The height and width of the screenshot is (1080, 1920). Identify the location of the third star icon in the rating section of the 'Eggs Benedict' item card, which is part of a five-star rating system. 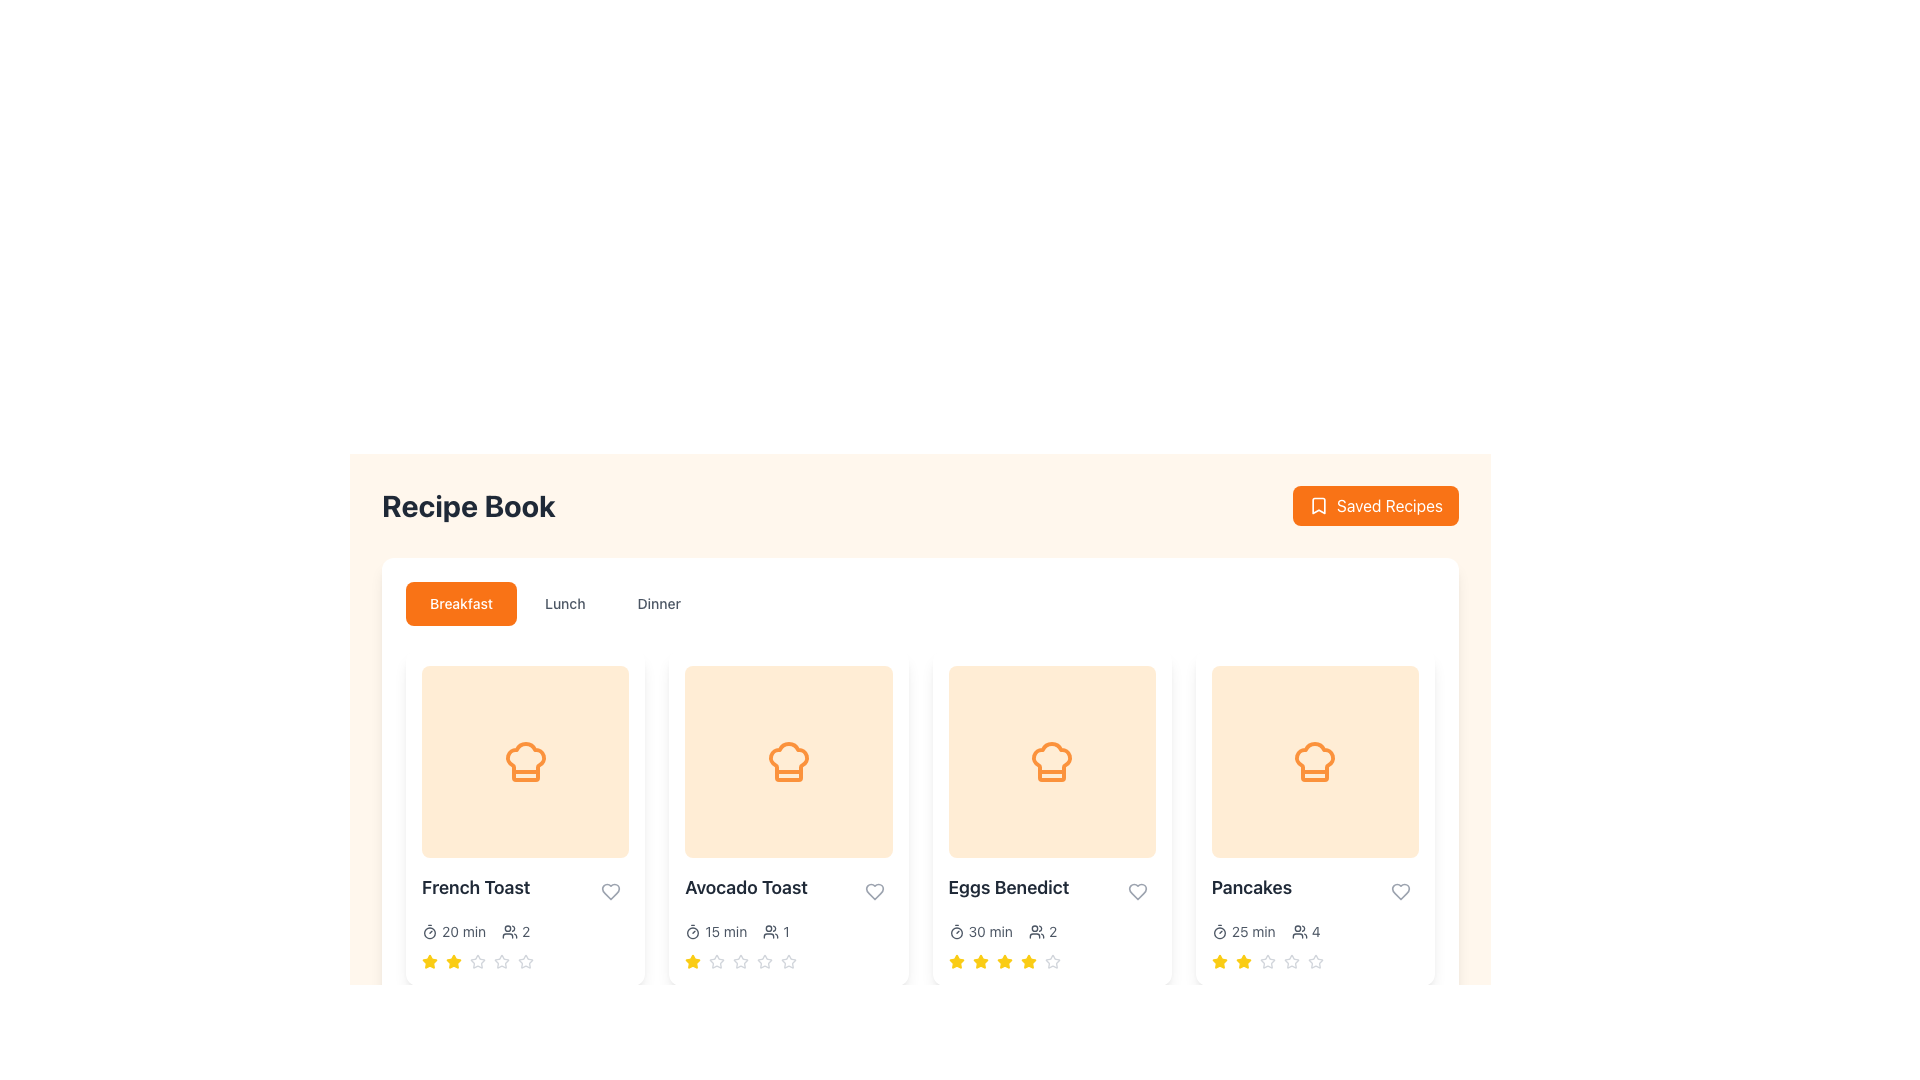
(980, 960).